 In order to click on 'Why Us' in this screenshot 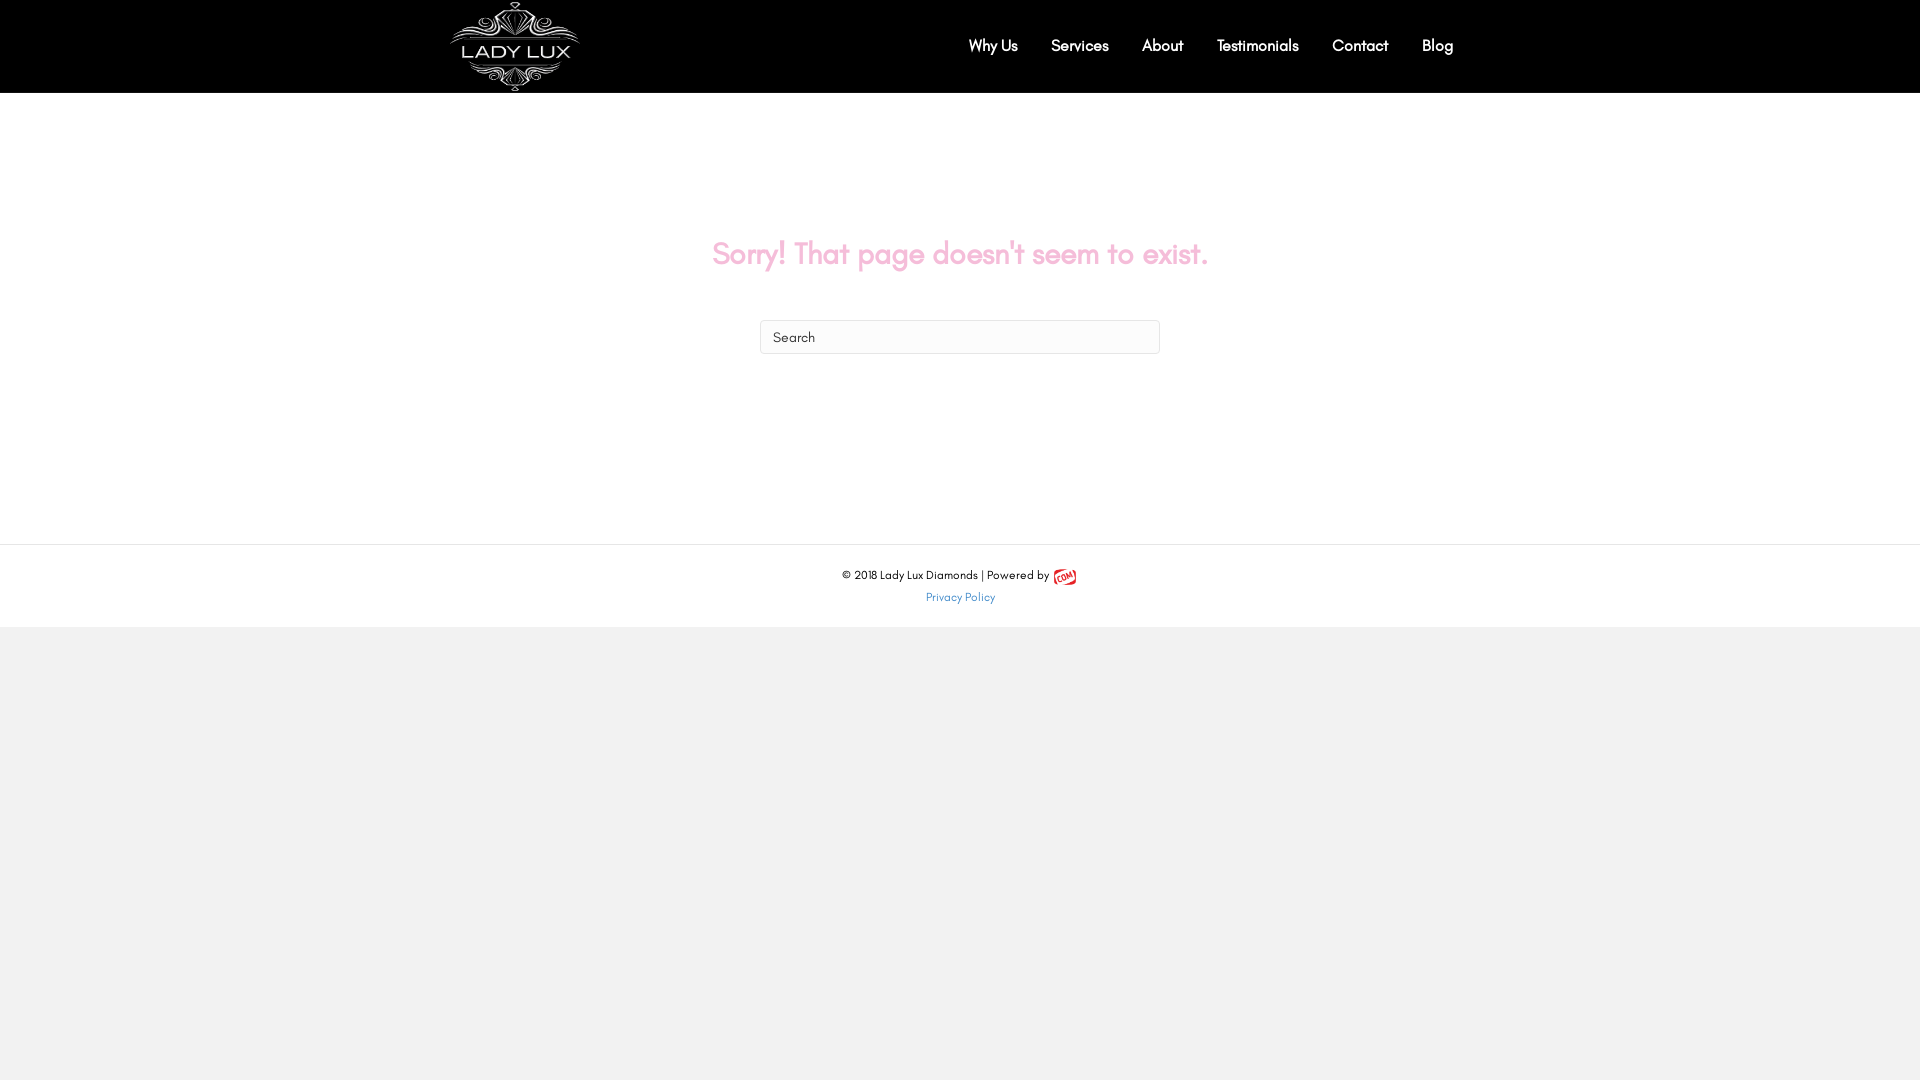, I will do `click(993, 45)`.